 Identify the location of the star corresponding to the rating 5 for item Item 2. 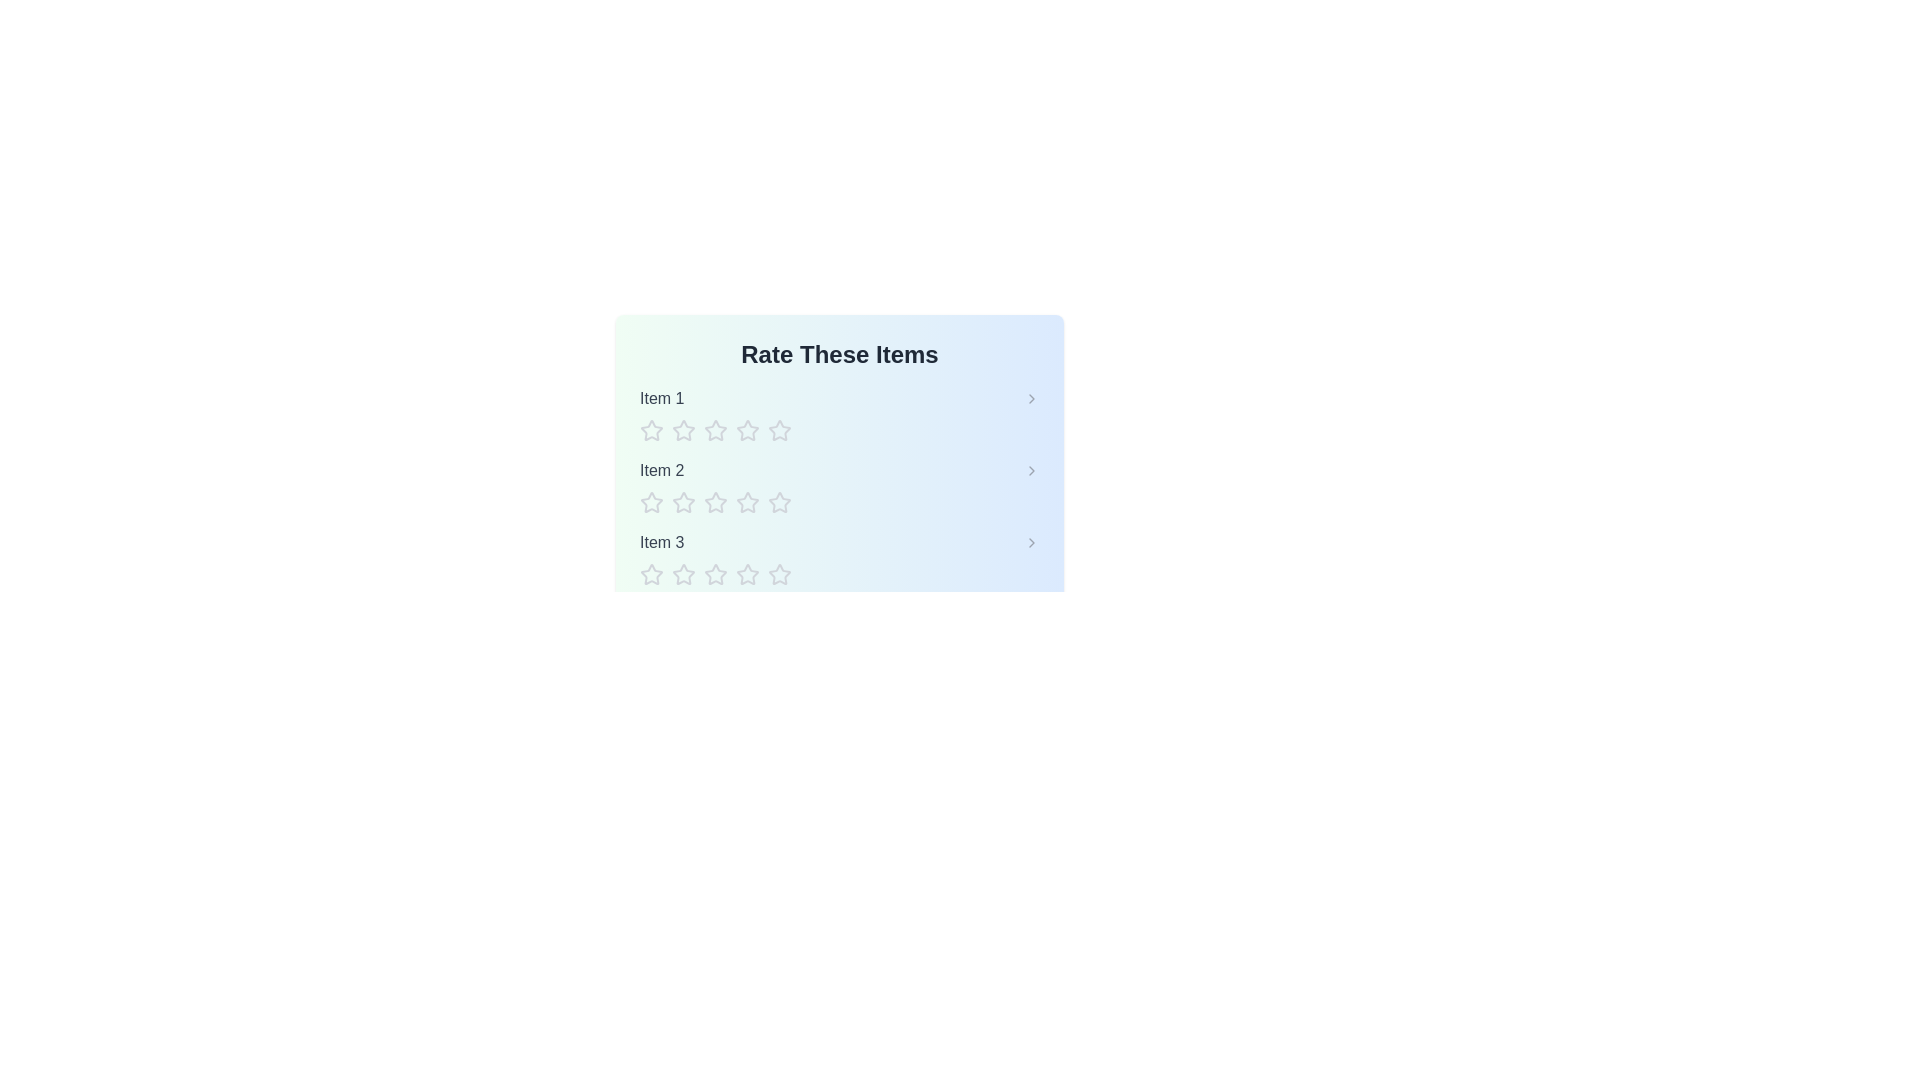
(778, 501).